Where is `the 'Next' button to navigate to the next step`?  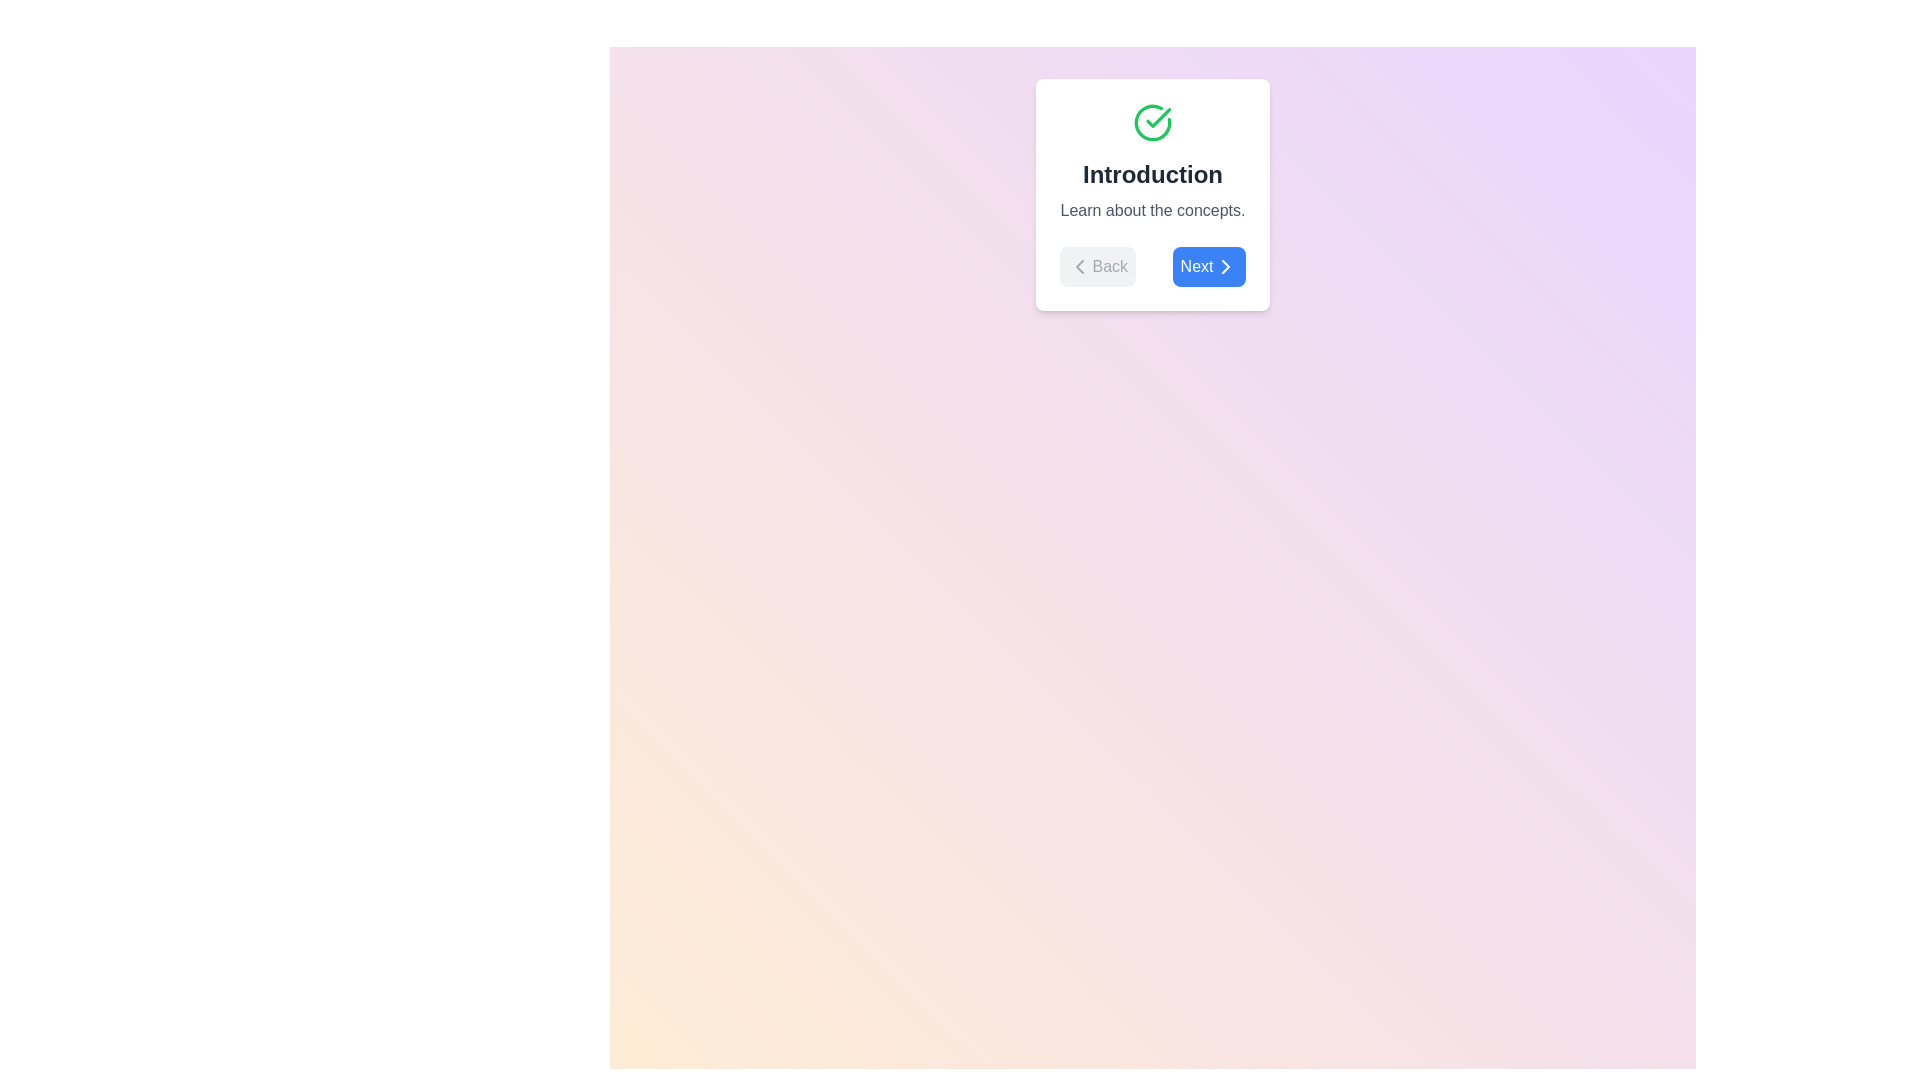
the 'Next' button to navigate to the next step is located at coordinates (1208, 265).